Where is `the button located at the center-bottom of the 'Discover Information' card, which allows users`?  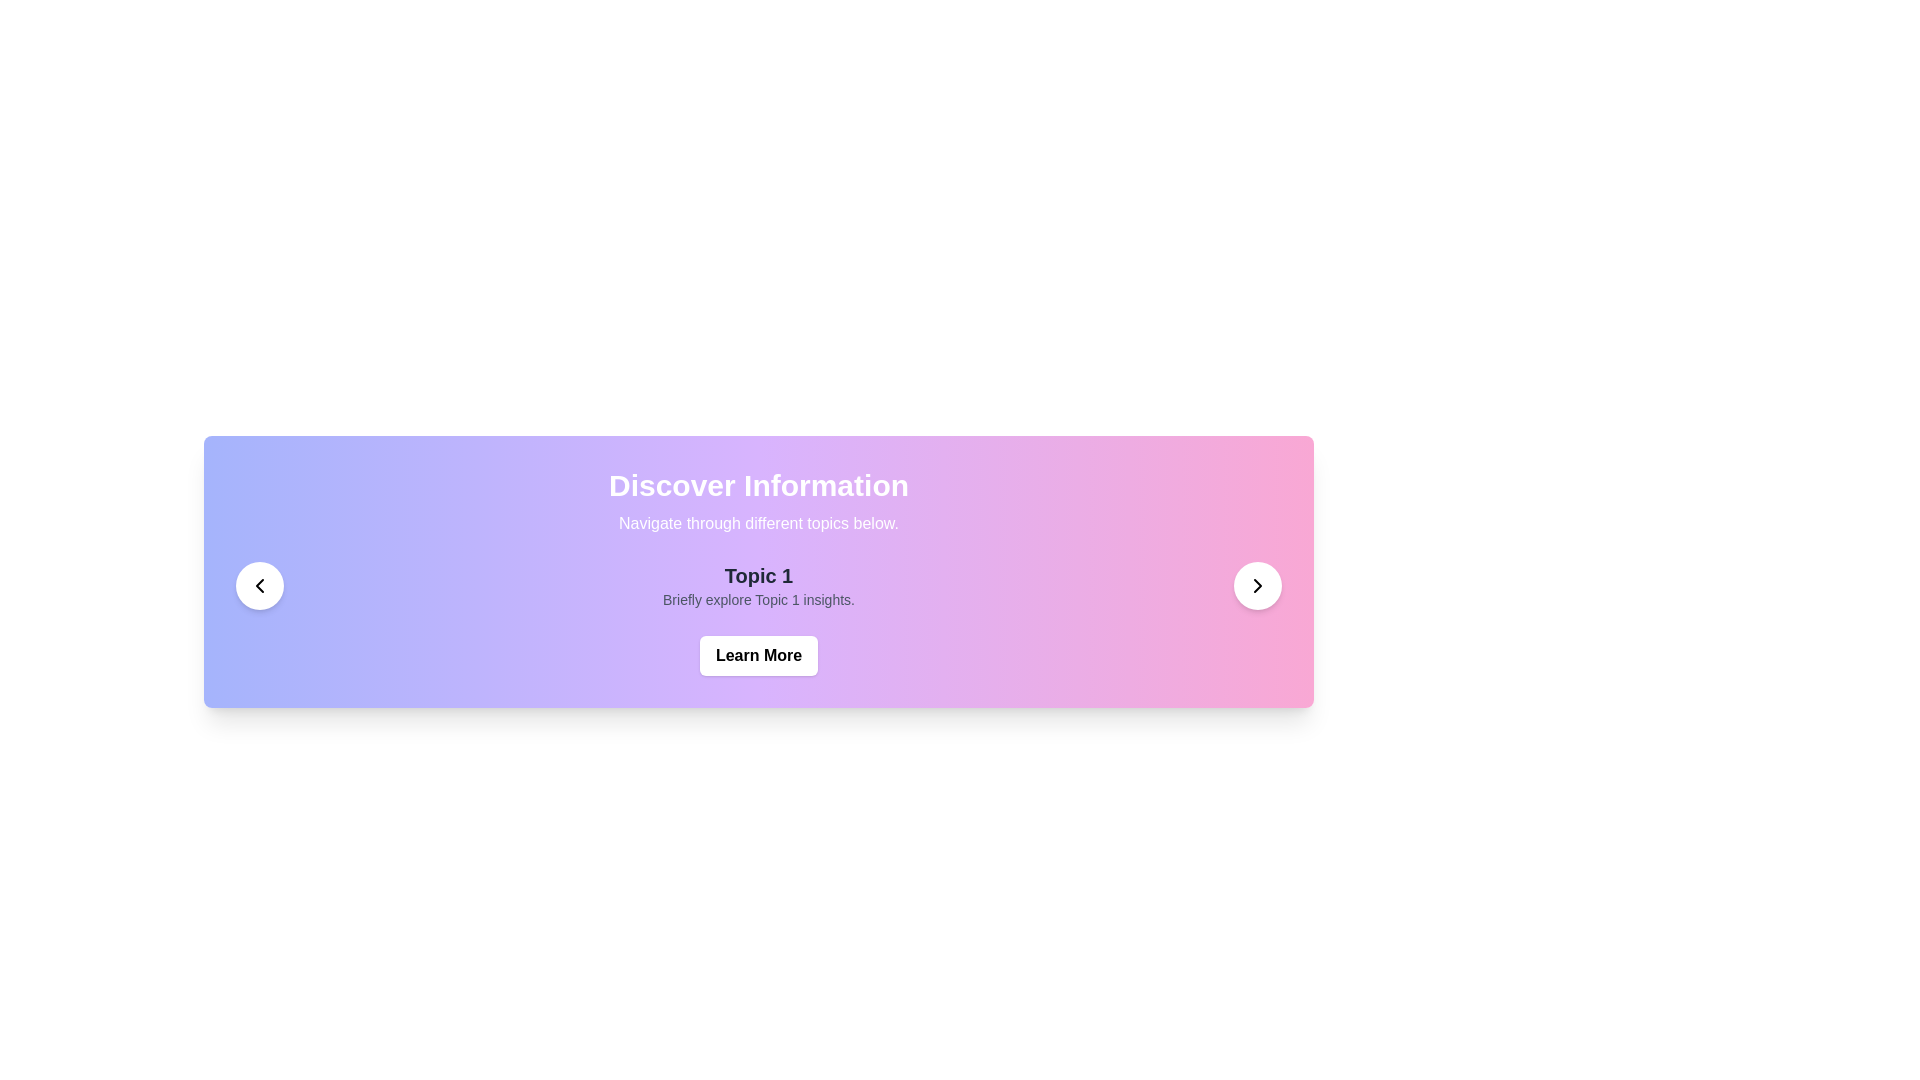 the button located at the center-bottom of the 'Discover Information' card, which allows users is located at coordinates (757, 655).